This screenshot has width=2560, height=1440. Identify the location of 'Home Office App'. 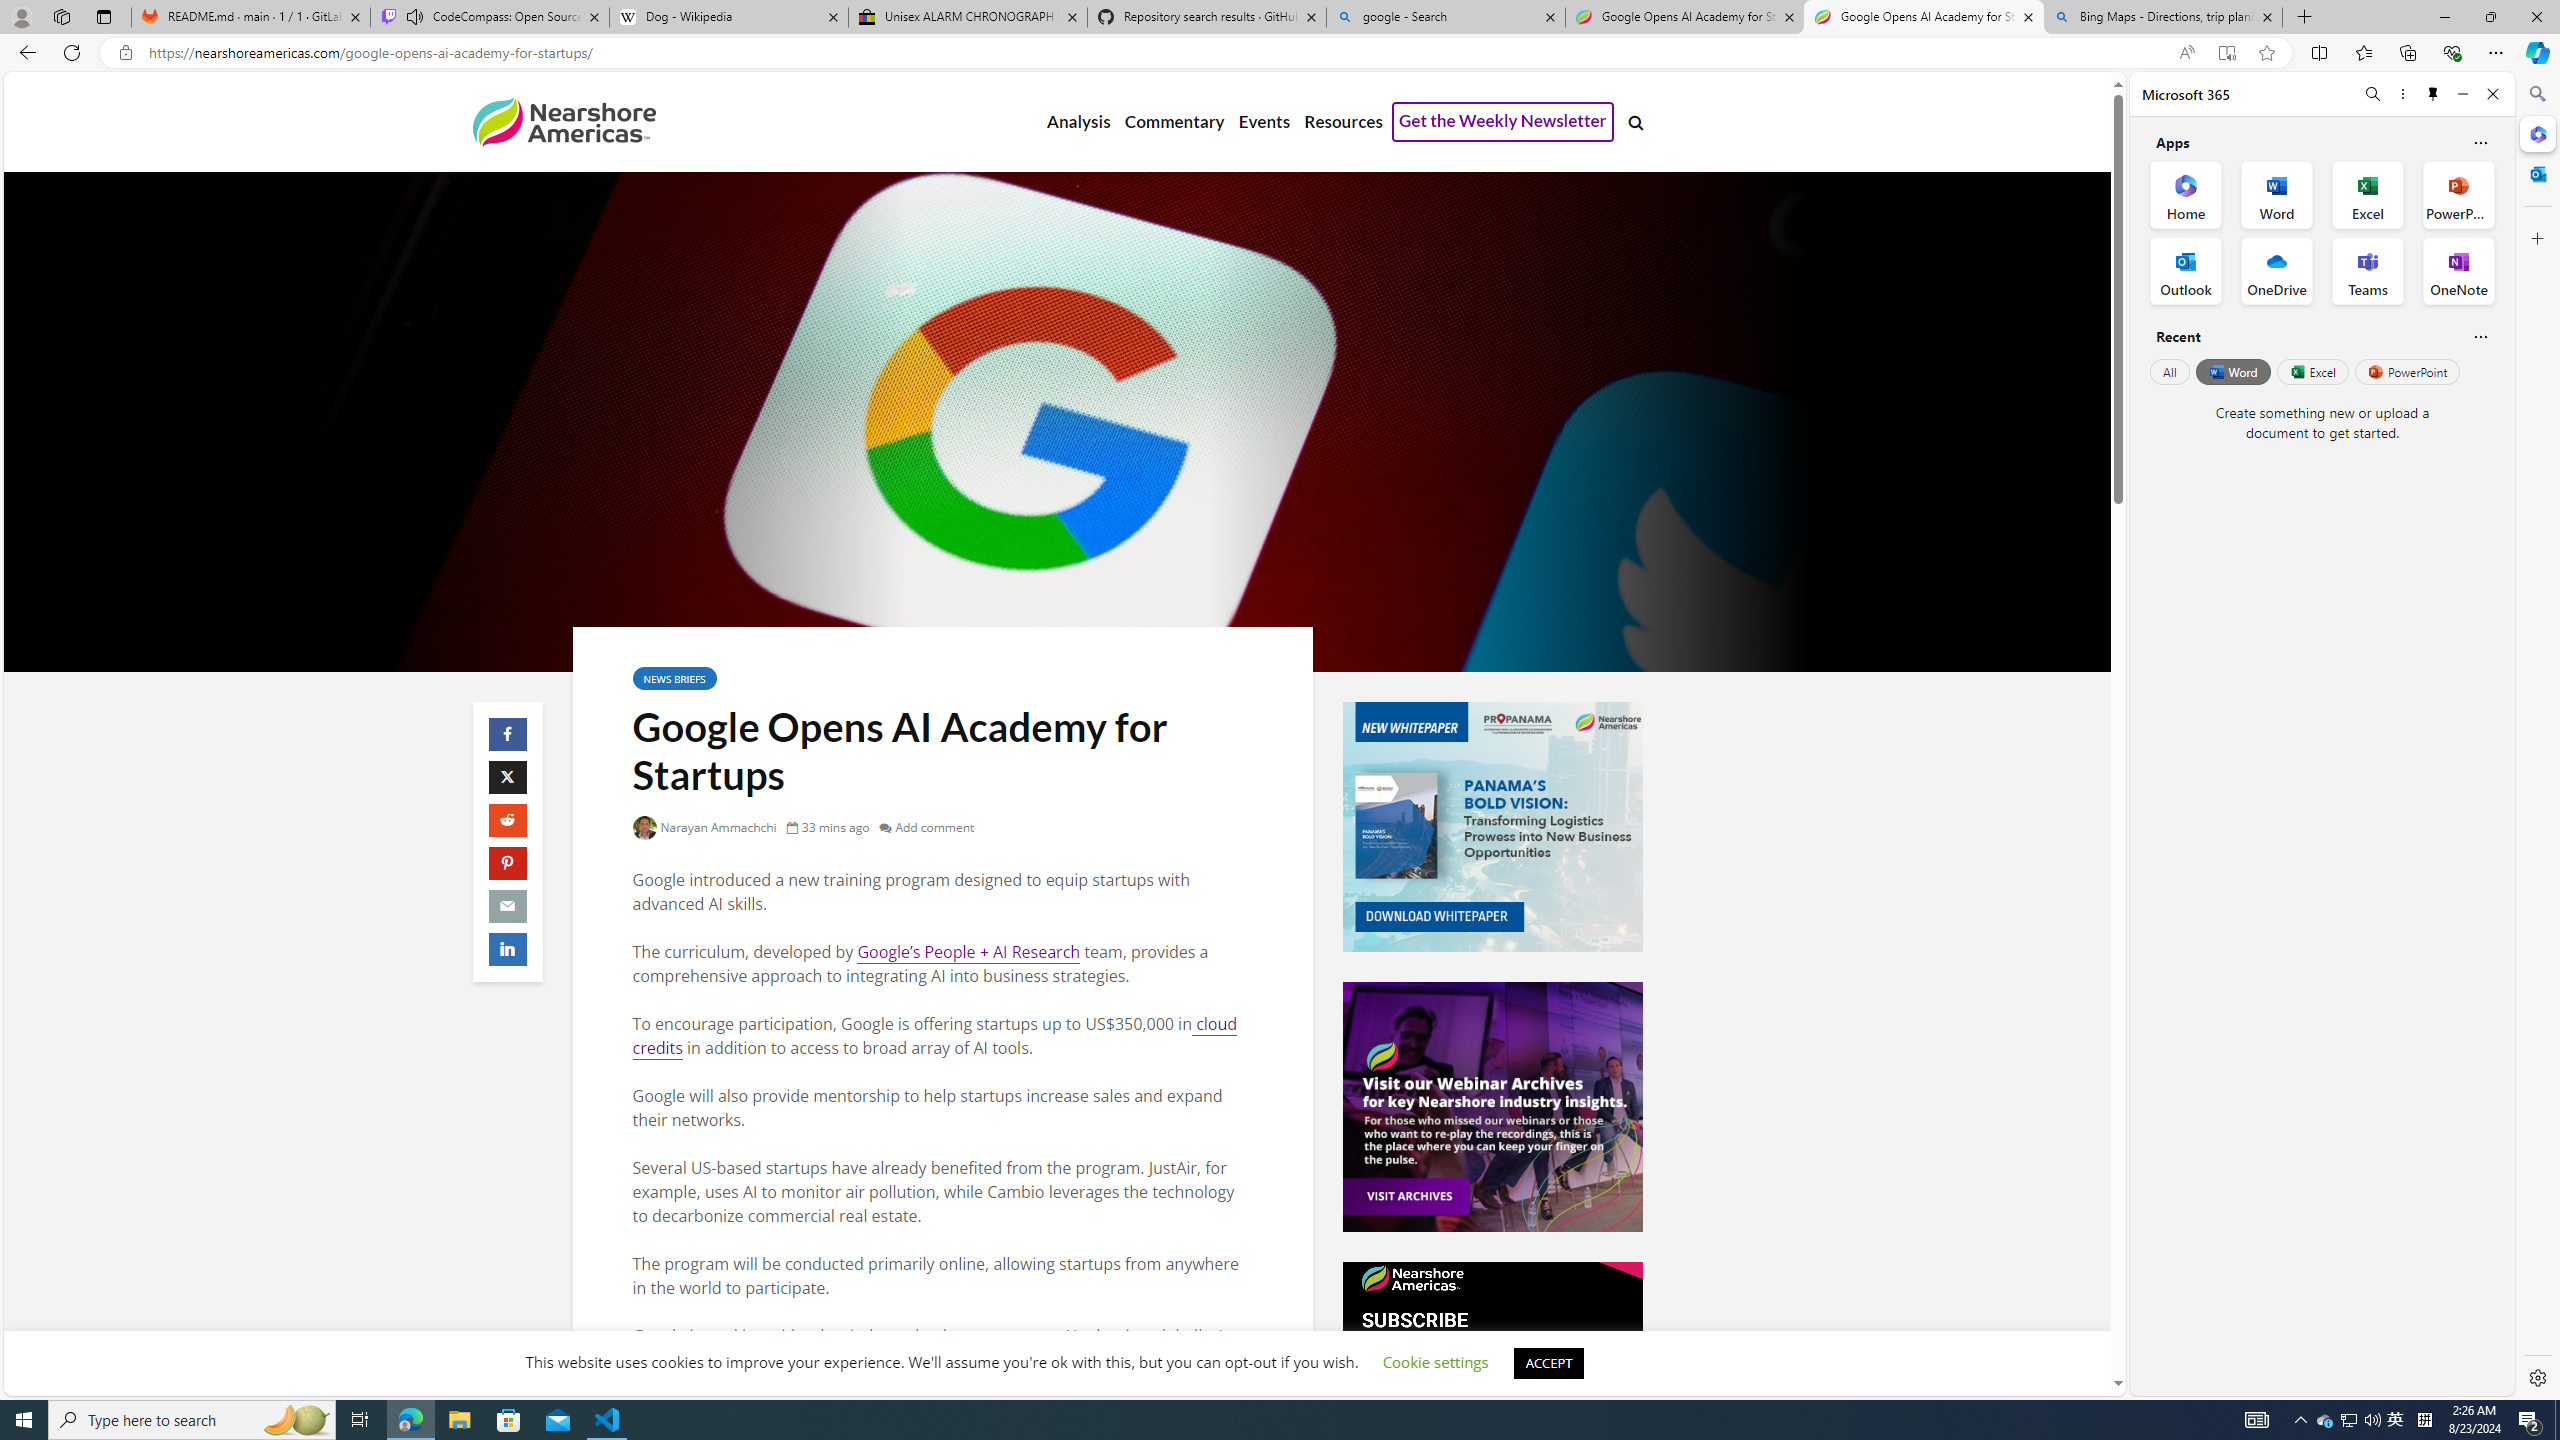
(2185, 195).